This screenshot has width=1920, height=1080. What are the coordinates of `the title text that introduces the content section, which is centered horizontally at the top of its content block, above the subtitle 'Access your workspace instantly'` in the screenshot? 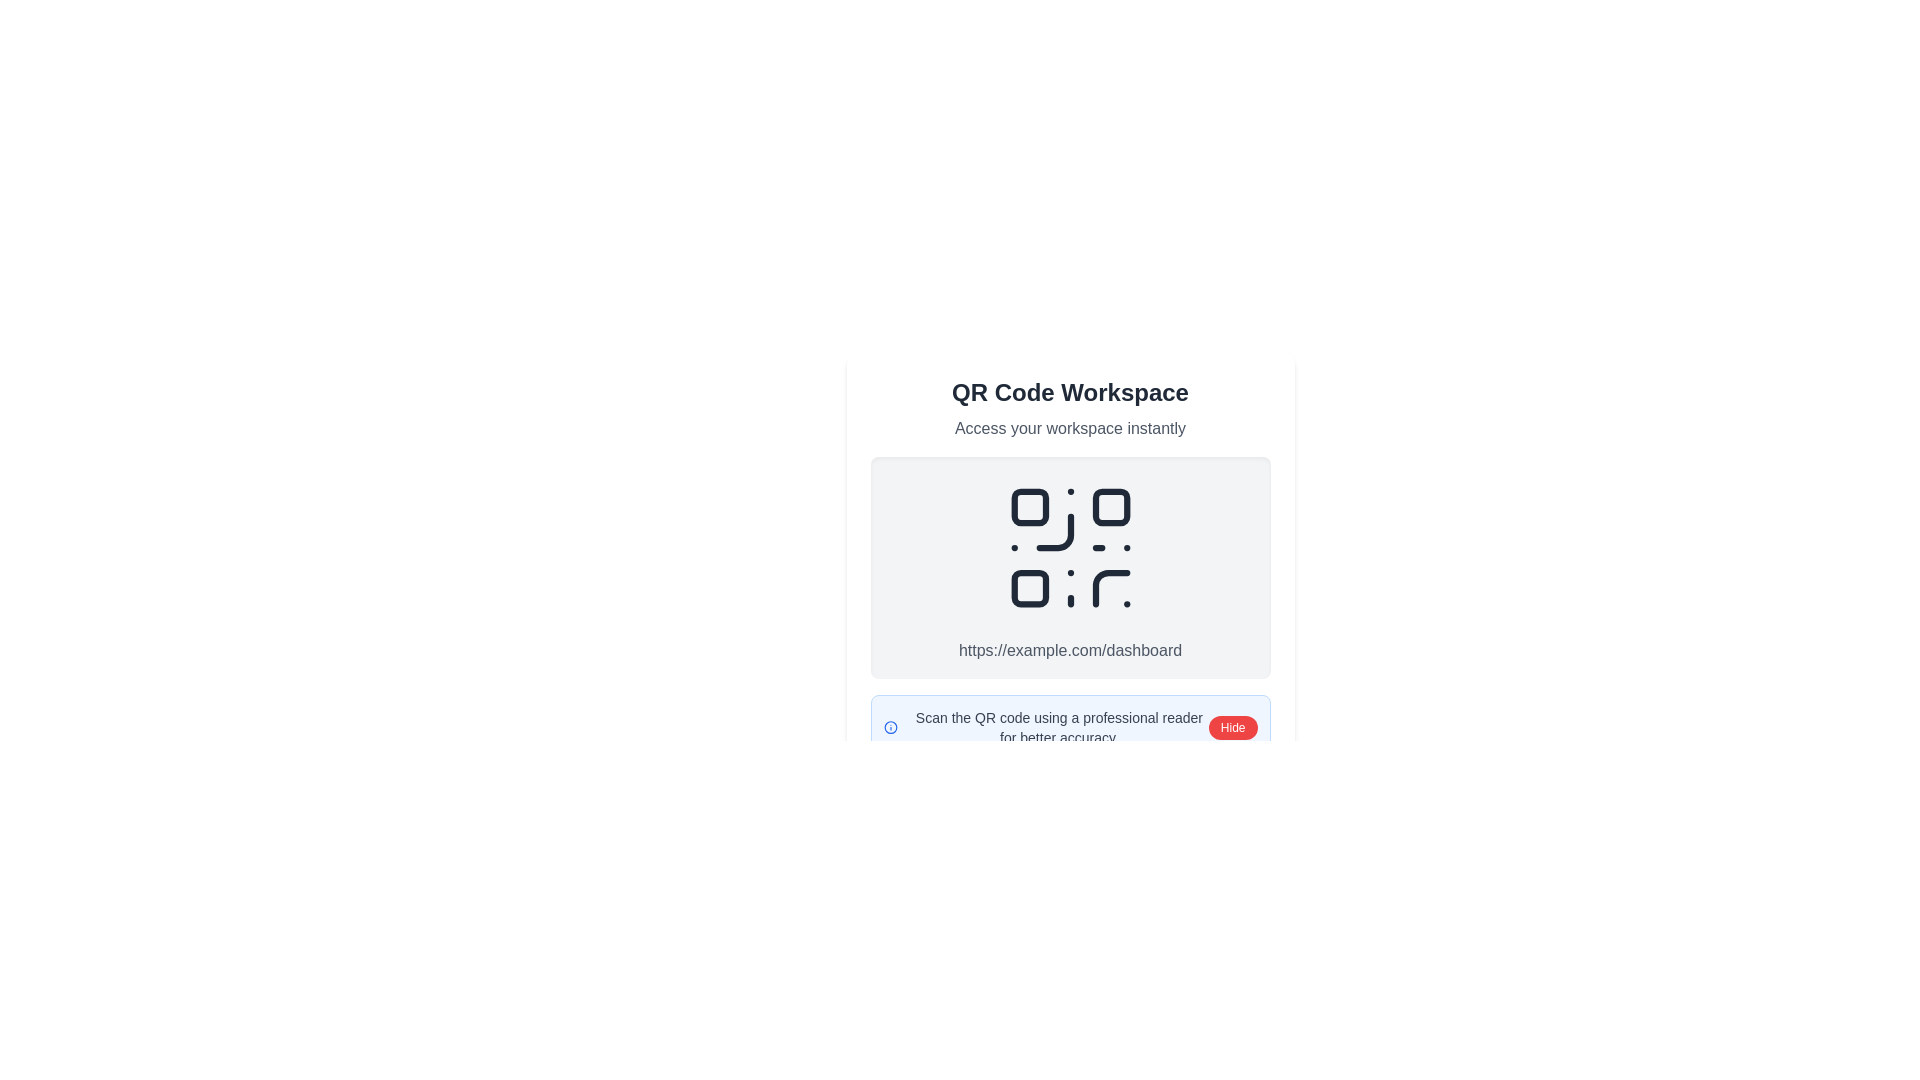 It's located at (1069, 393).